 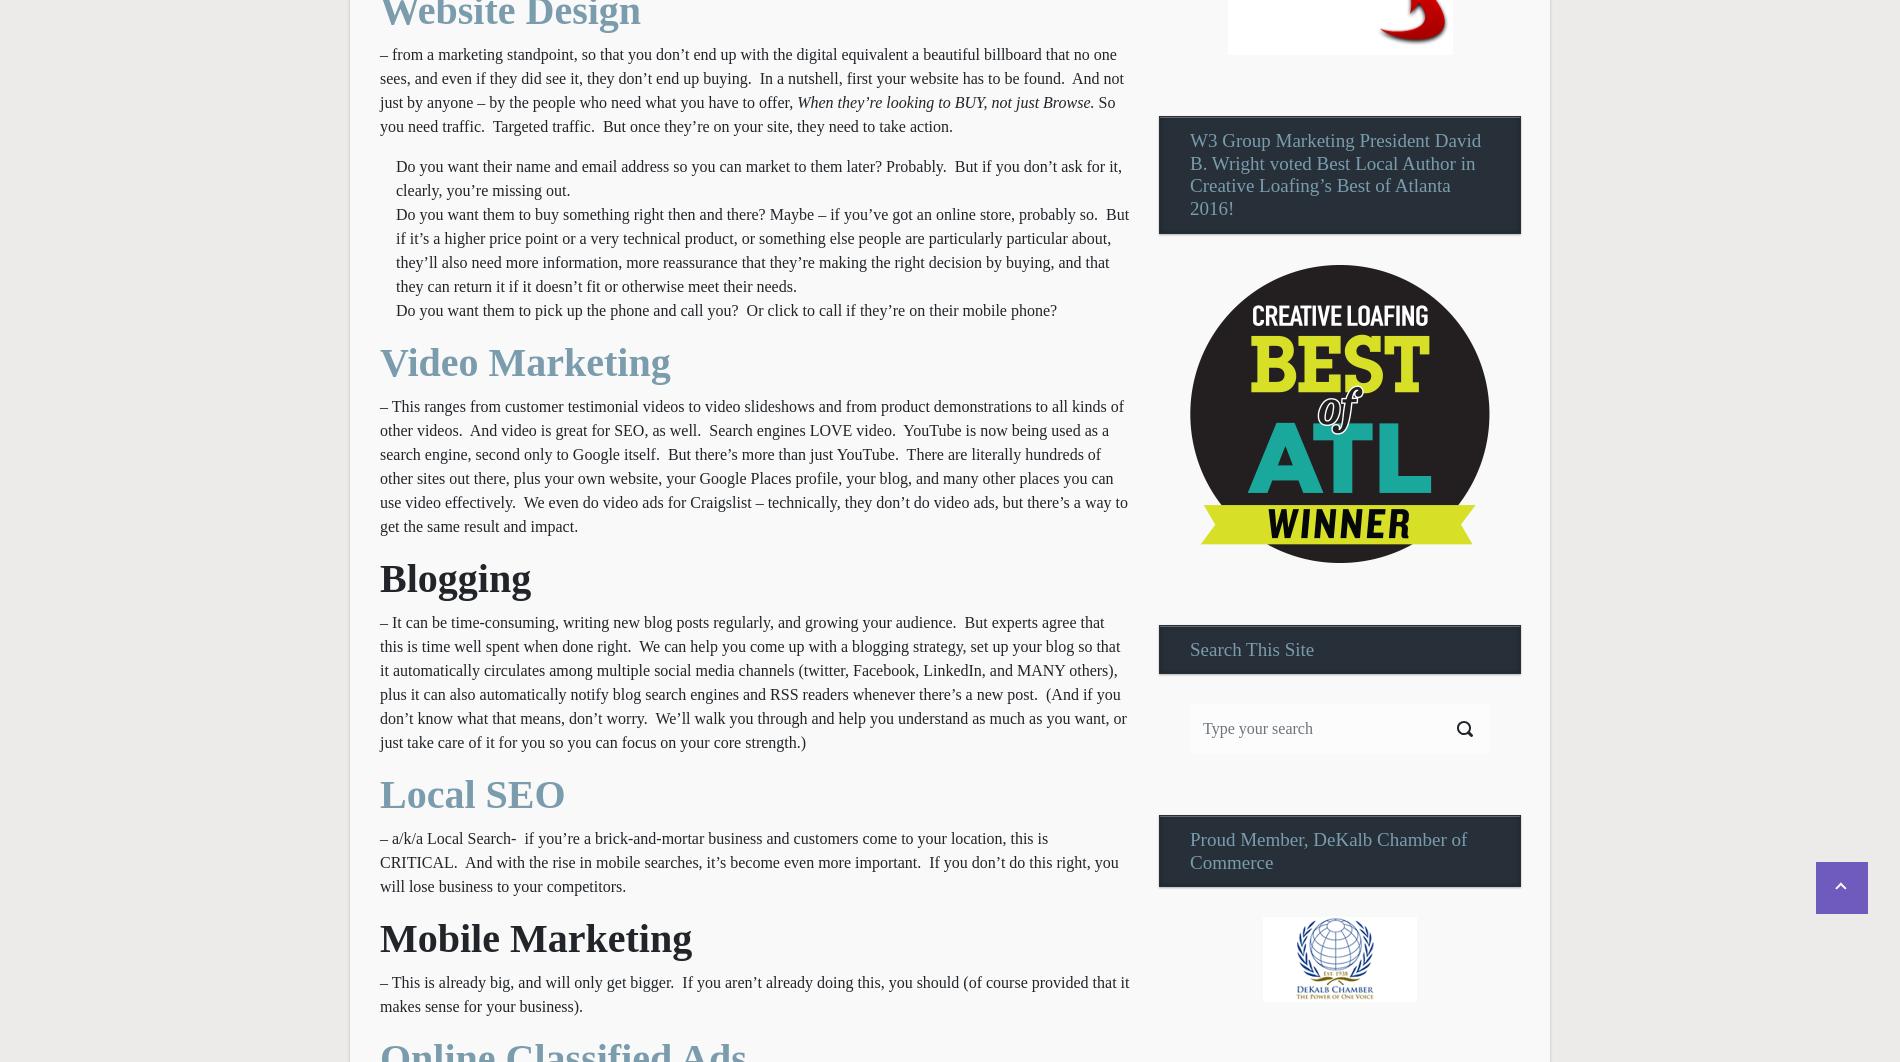 What do you see at coordinates (1188, 849) in the screenshot?
I see `'Proud Member, DeKalb Chamber of Commerce'` at bounding box center [1188, 849].